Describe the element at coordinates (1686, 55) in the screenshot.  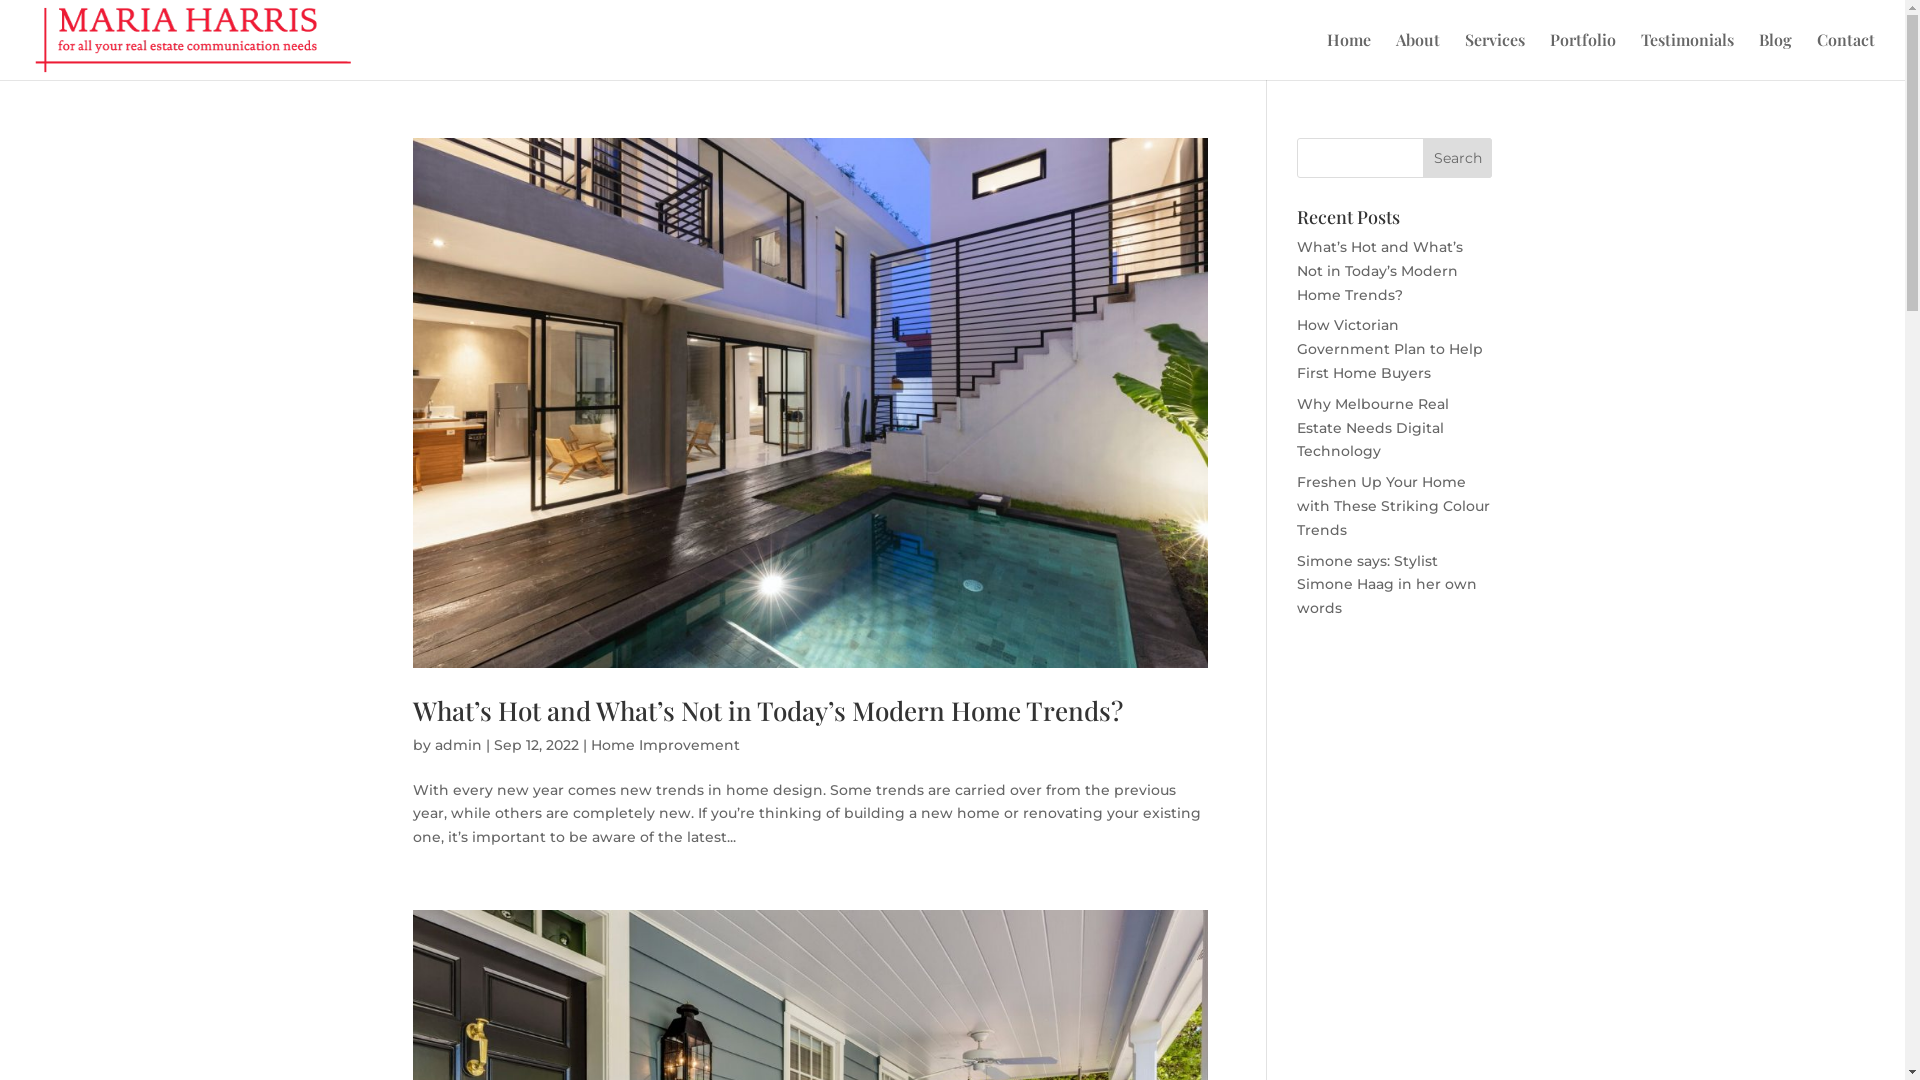
I see `'Testimonials'` at that location.